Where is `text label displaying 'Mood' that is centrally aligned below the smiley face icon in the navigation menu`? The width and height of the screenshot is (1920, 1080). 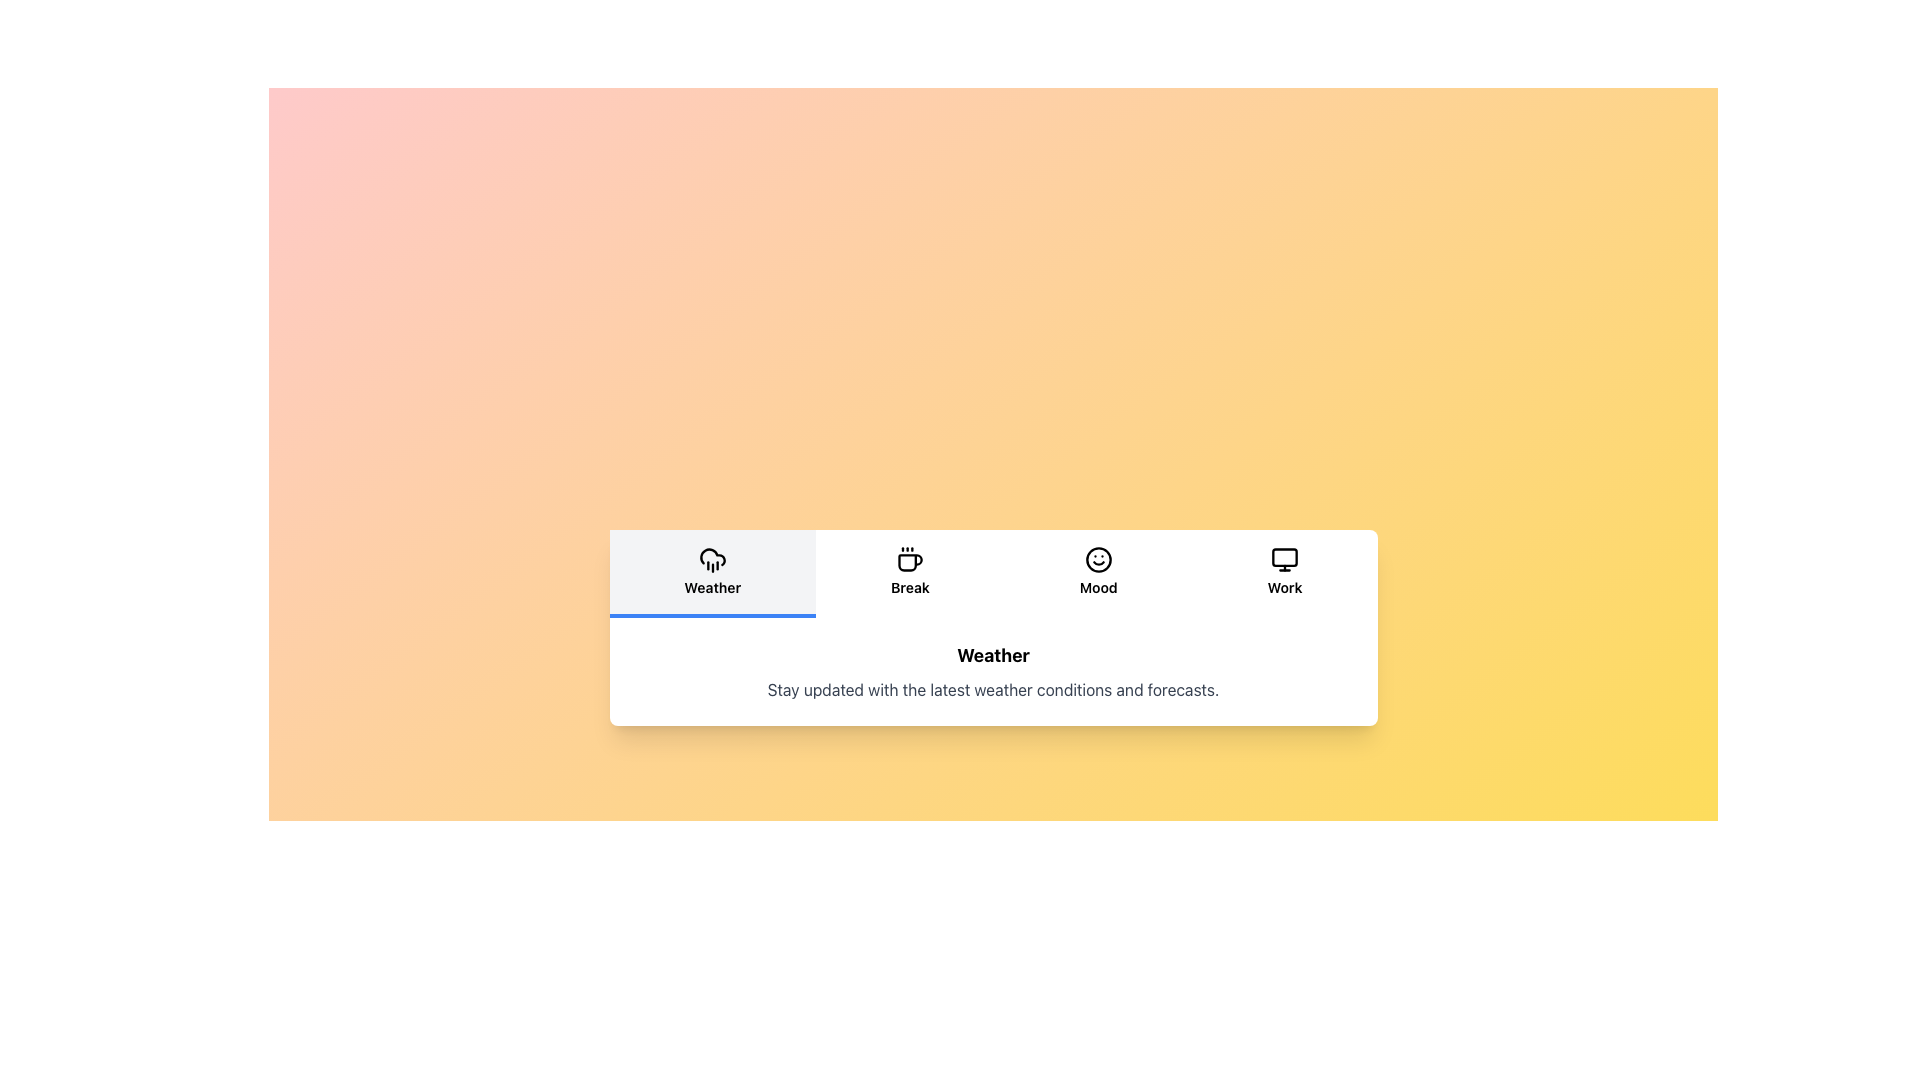 text label displaying 'Mood' that is centrally aligned below the smiley face icon in the navigation menu is located at coordinates (1097, 586).